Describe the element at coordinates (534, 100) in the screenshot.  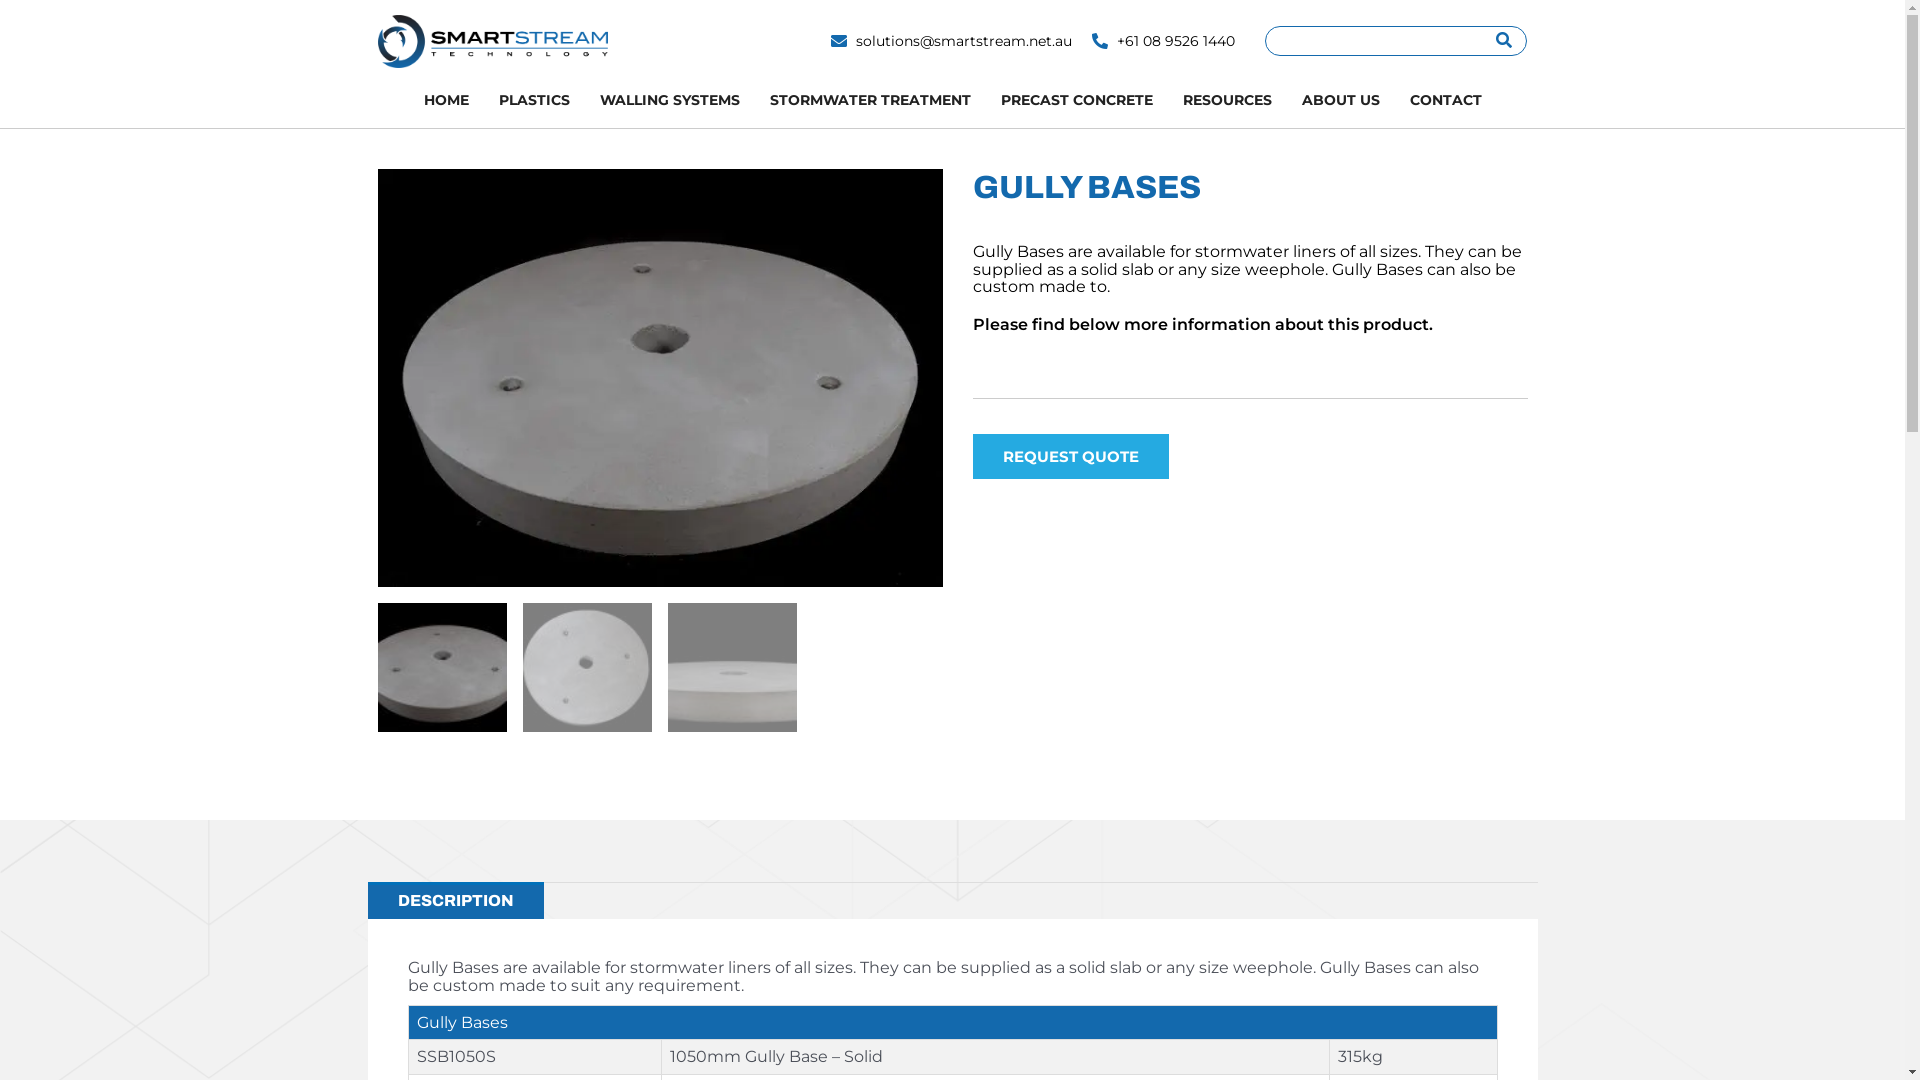
I see `'PLASTICS'` at that location.